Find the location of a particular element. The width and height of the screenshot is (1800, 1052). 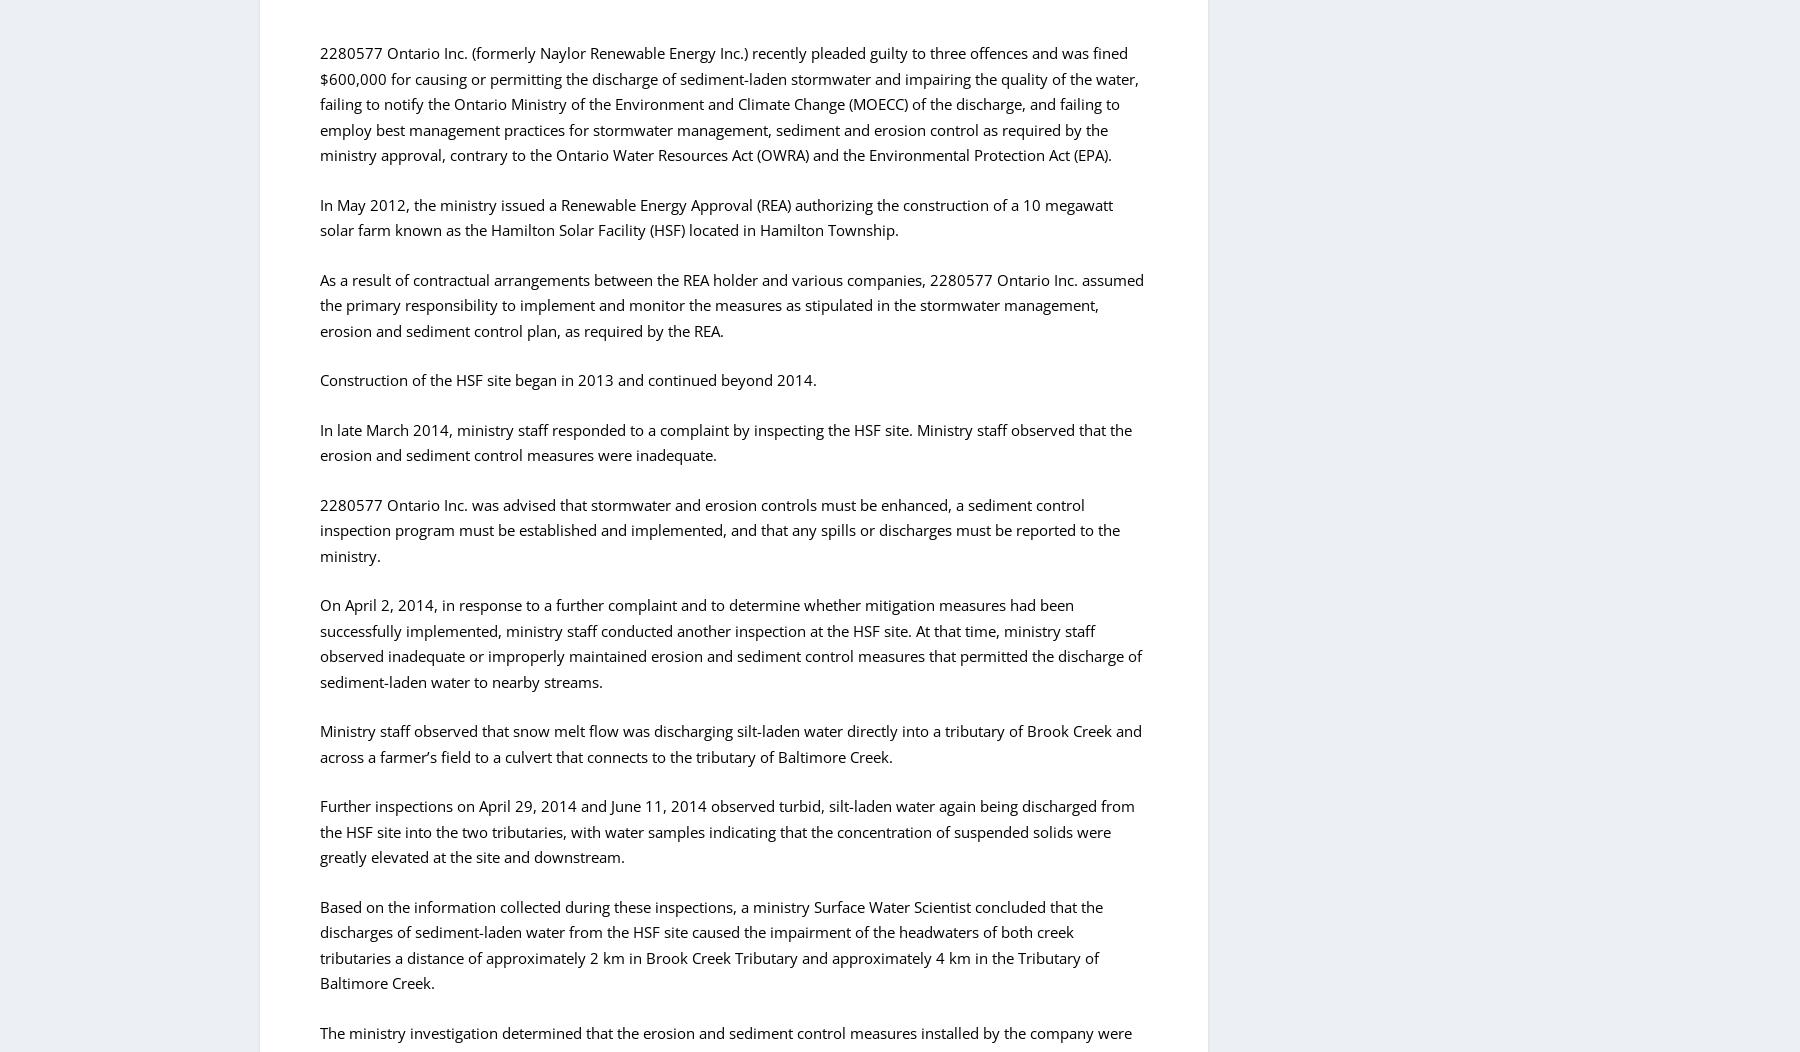

'Further inspections on April 29, 2014 and June 11, 2014 observed turbid, silt-laden water again being discharged from the HSF site into the two tributaries, with water samples indicating that the concentration of suspended solids were greatly elevated at the site and downstream.' is located at coordinates (726, 831).